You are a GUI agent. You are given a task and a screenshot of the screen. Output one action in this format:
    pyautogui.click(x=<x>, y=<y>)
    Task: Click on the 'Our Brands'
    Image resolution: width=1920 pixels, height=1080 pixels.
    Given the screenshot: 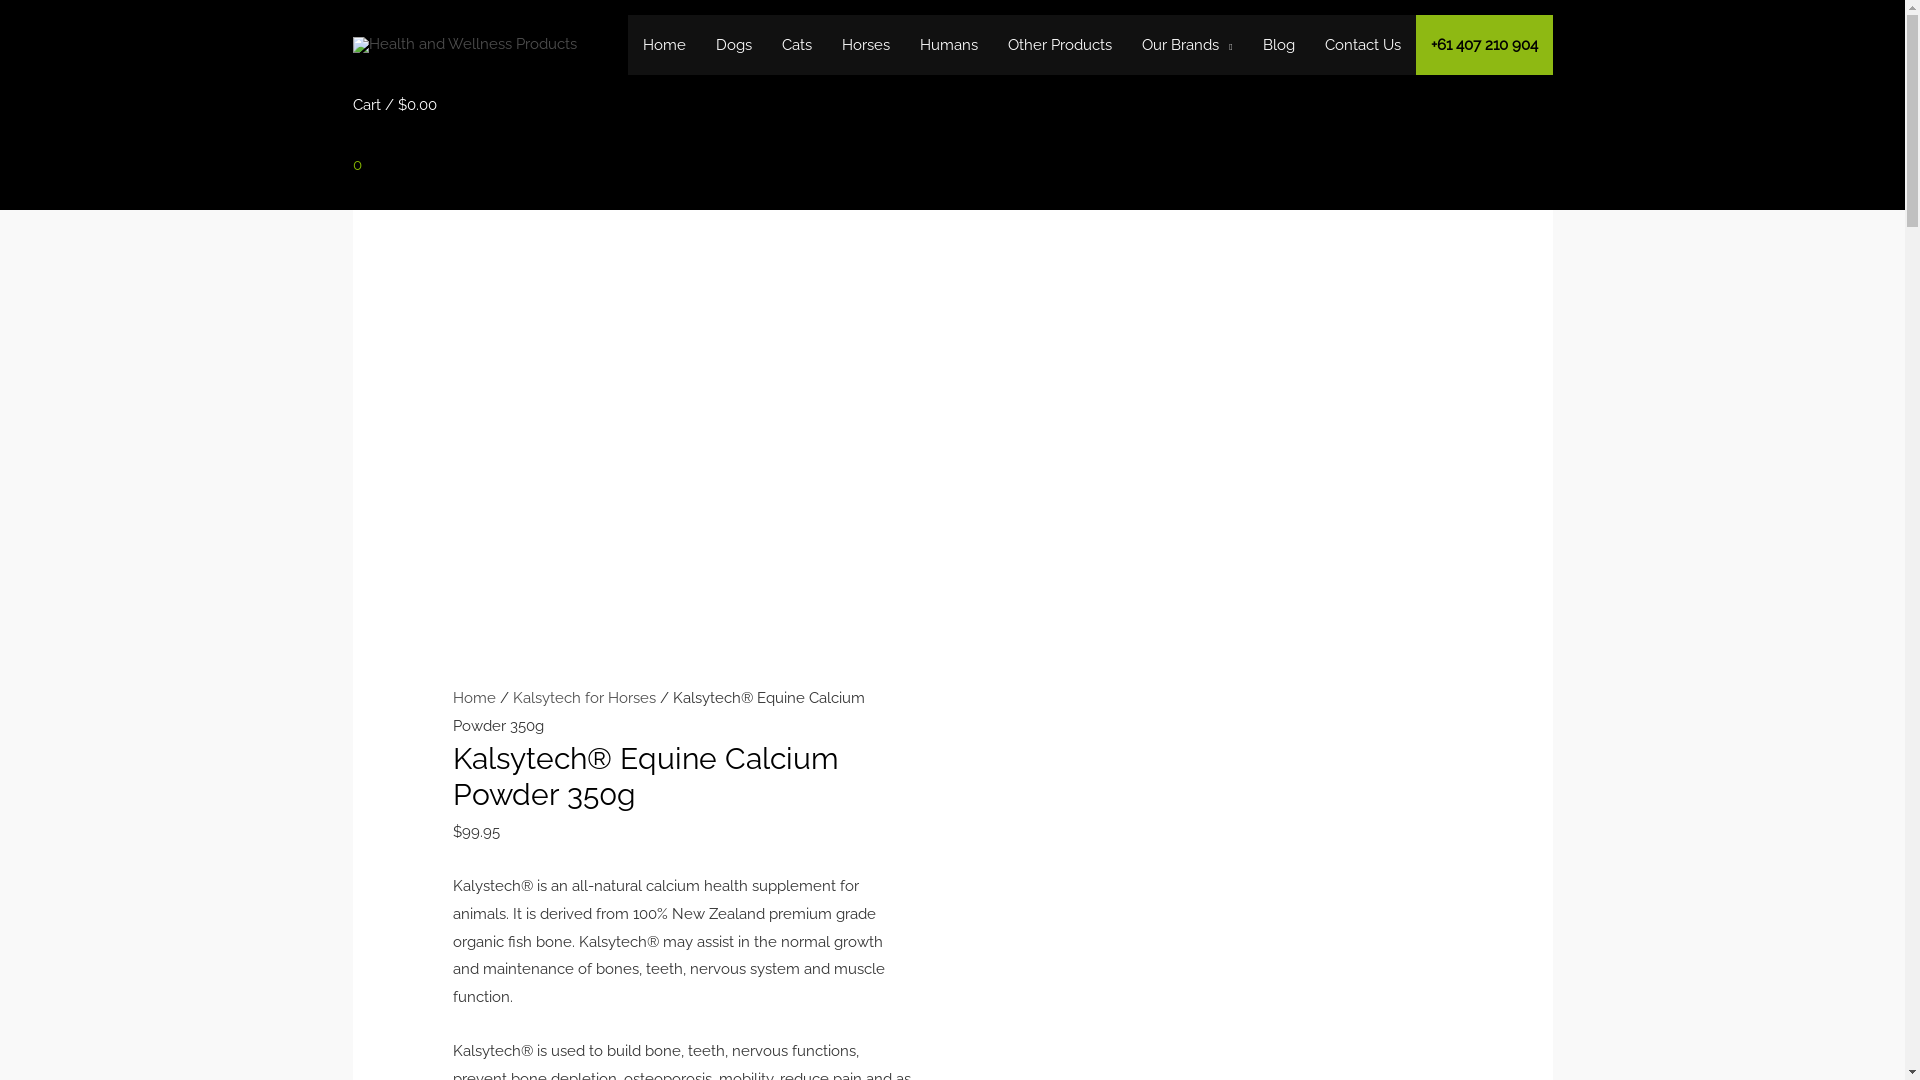 What is the action you would take?
    pyautogui.click(x=1186, y=45)
    